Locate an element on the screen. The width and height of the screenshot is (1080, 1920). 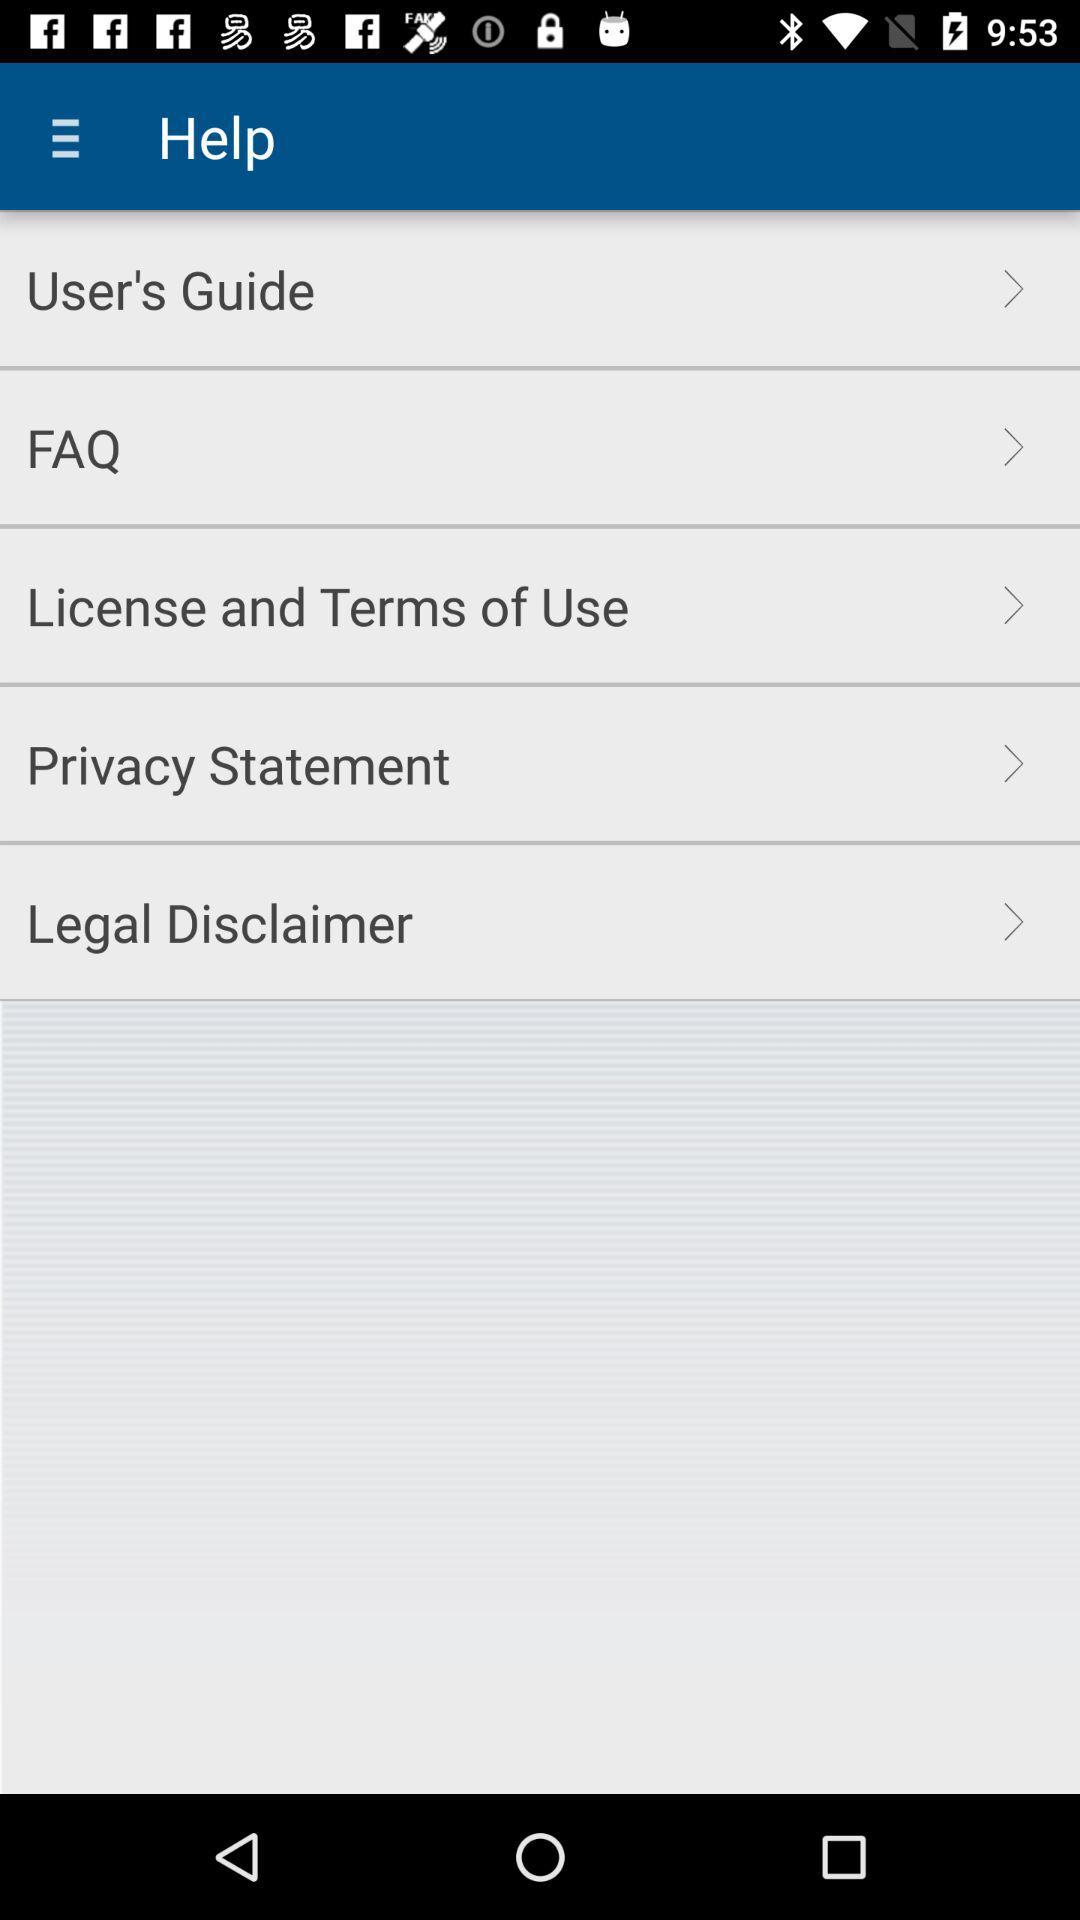
license and terms item is located at coordinates (326, 604).